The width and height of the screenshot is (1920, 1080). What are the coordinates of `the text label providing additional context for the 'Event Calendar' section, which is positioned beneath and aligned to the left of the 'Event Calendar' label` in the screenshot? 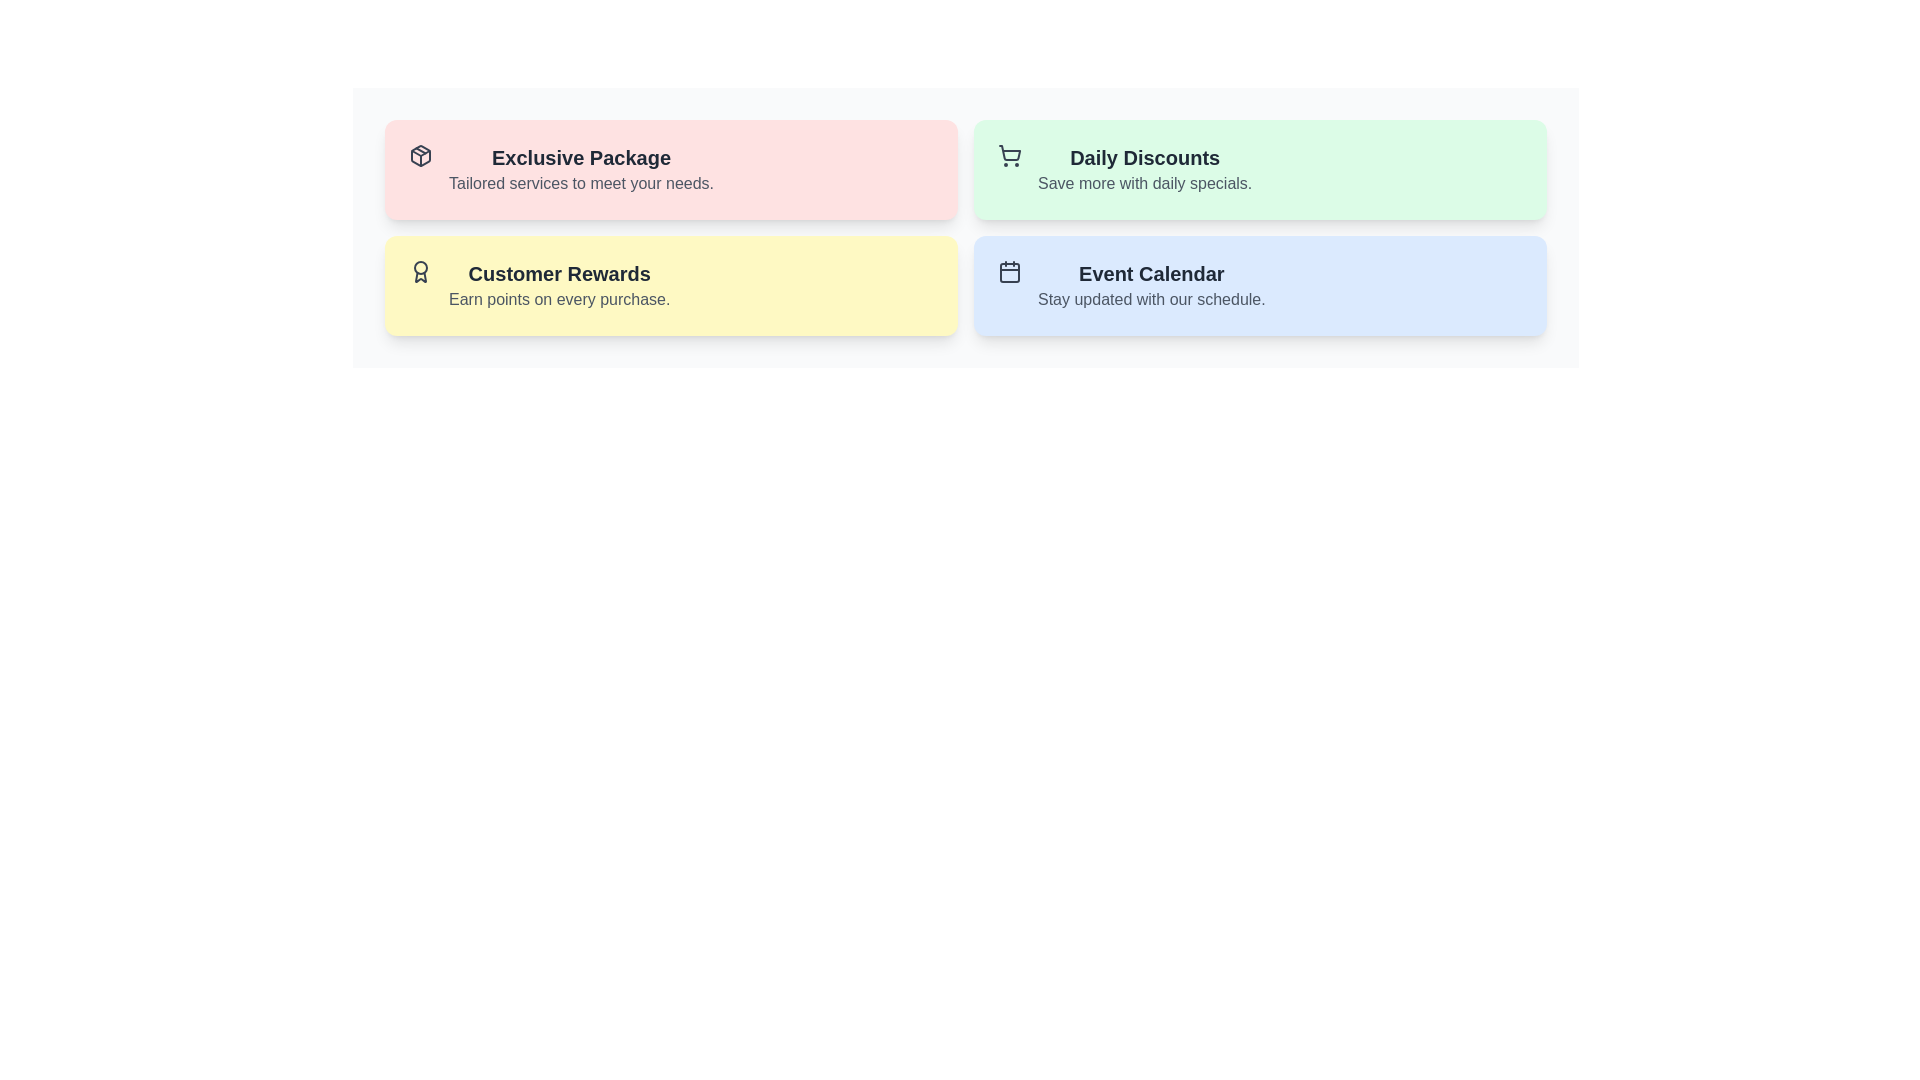 It's located at (1151, 300).